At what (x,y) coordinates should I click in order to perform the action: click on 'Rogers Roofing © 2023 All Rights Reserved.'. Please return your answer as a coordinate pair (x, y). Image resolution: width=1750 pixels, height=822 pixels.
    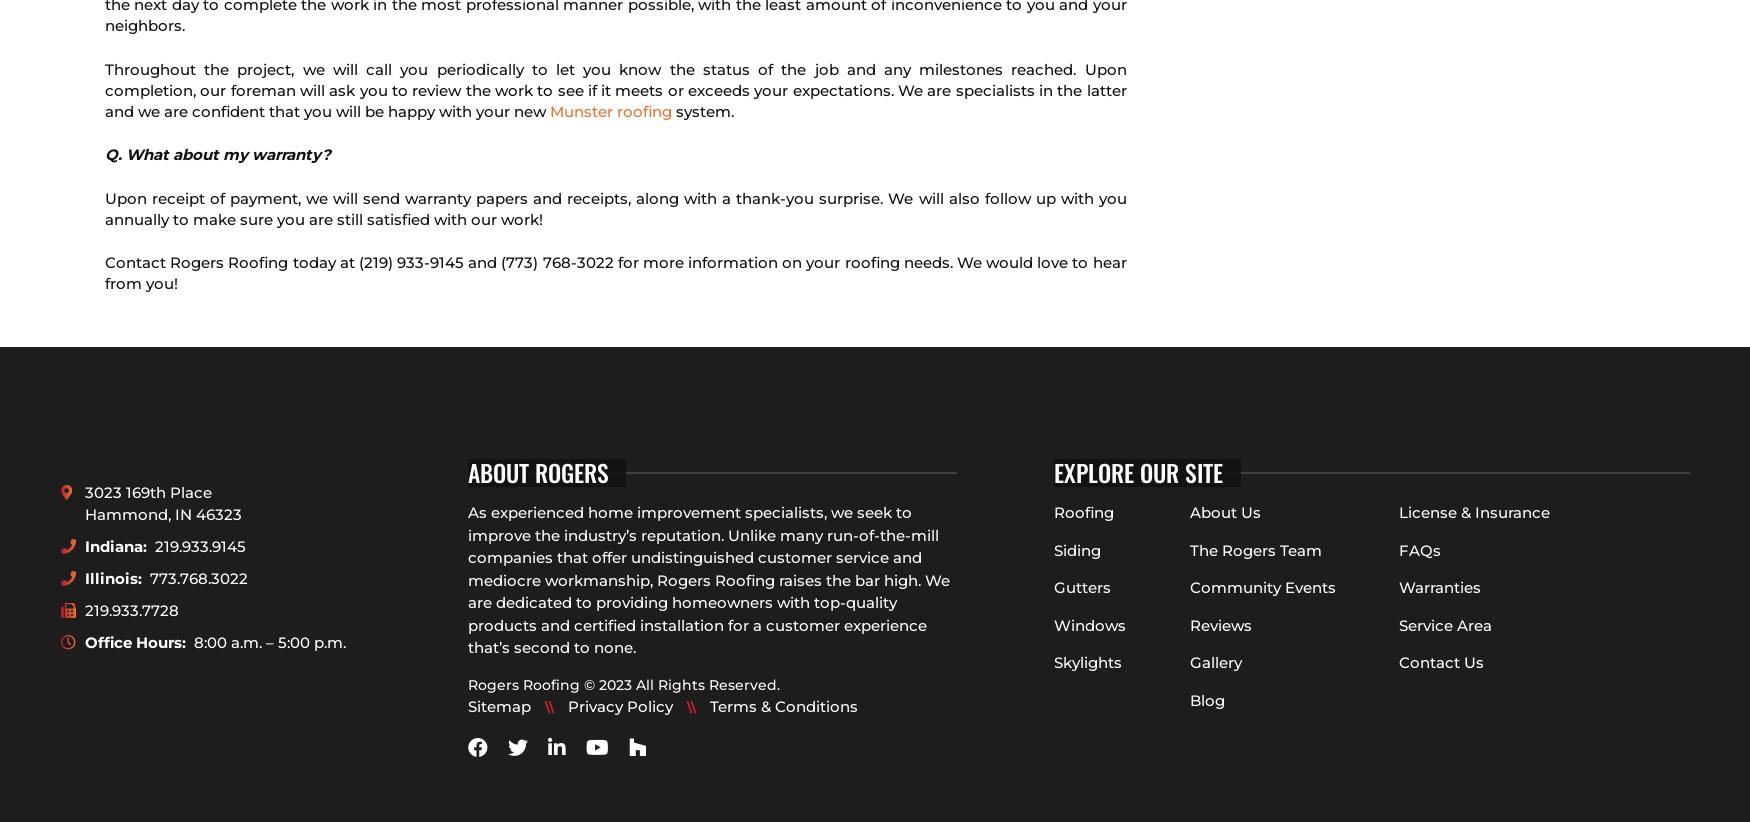
    Looking at the image, I should click on (623, 682).